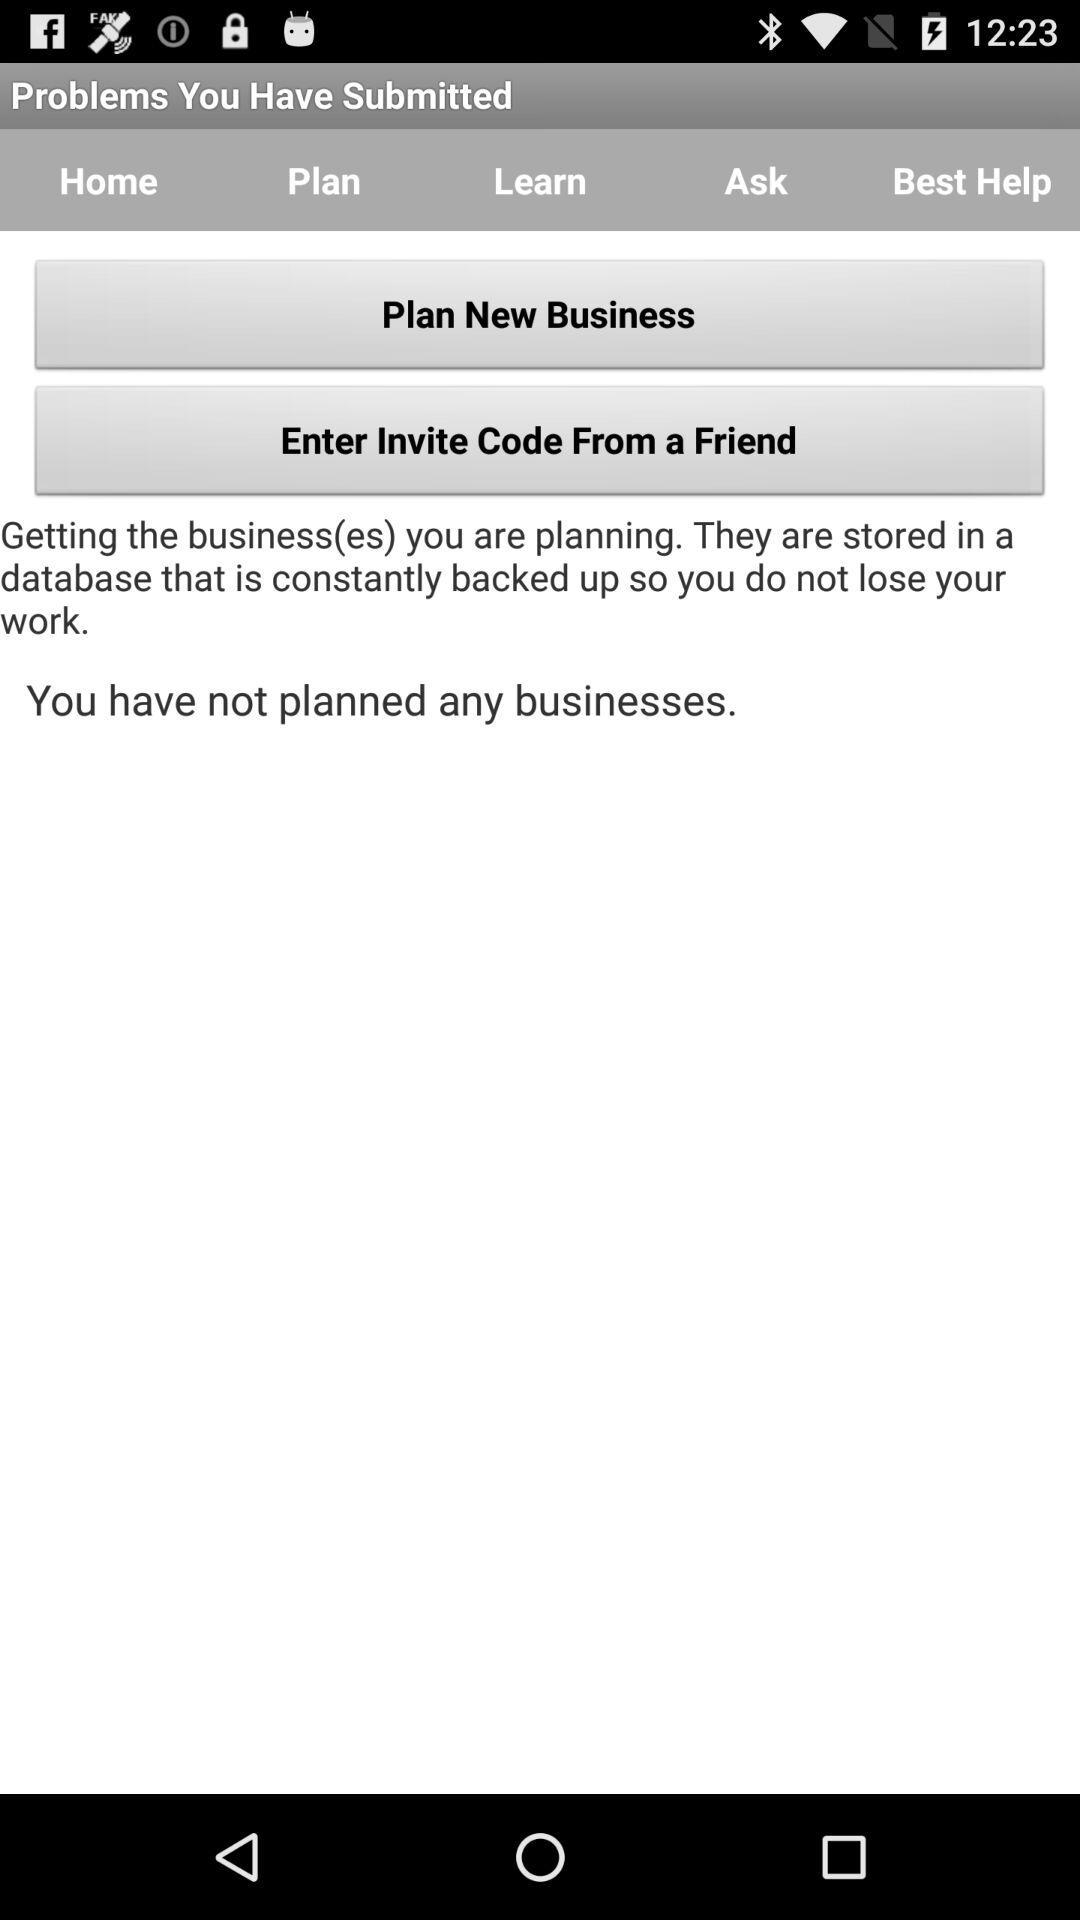 The width and height of the screenshot is (1080, 1920). What do you see at coordinates (540, 320) in the screenshot?
I see `icon below home item` at bounding box center [540, 320].